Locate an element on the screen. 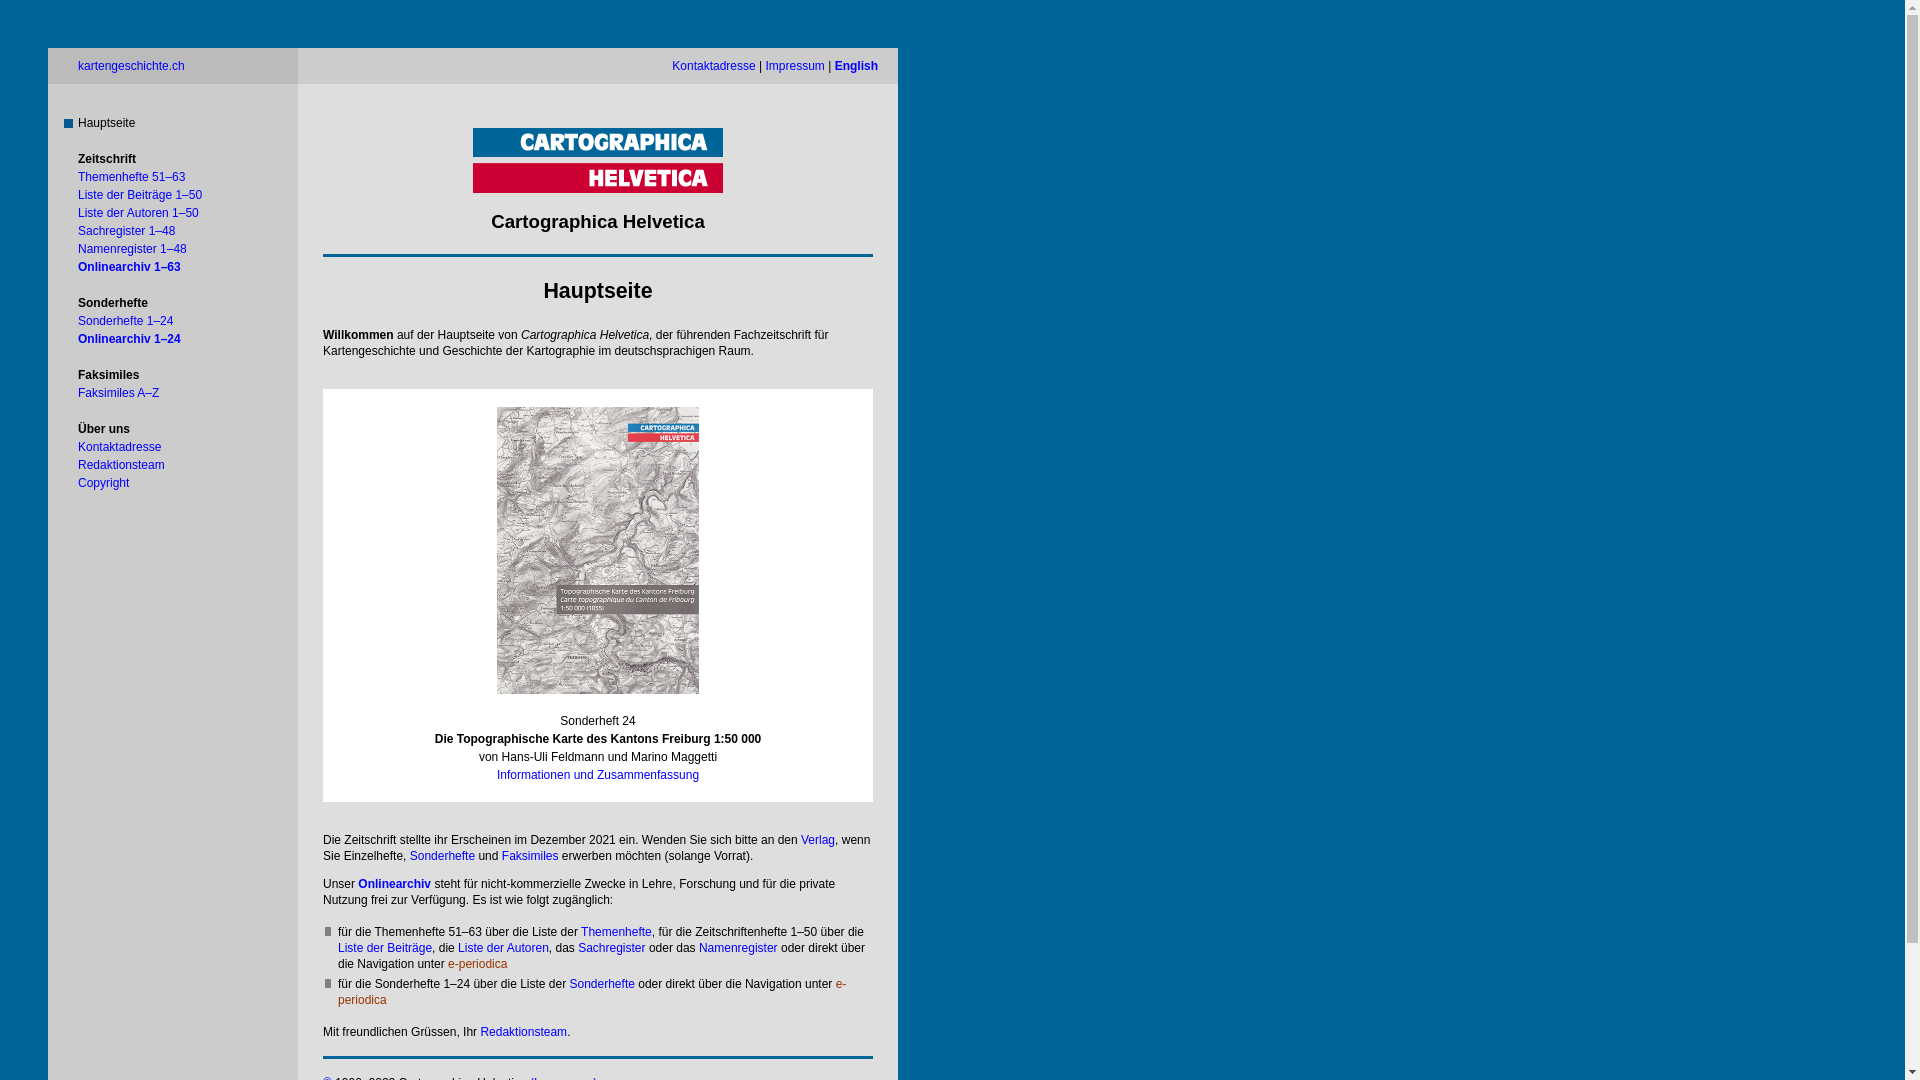  'e-periodica' is located at coordinates (590, 991).